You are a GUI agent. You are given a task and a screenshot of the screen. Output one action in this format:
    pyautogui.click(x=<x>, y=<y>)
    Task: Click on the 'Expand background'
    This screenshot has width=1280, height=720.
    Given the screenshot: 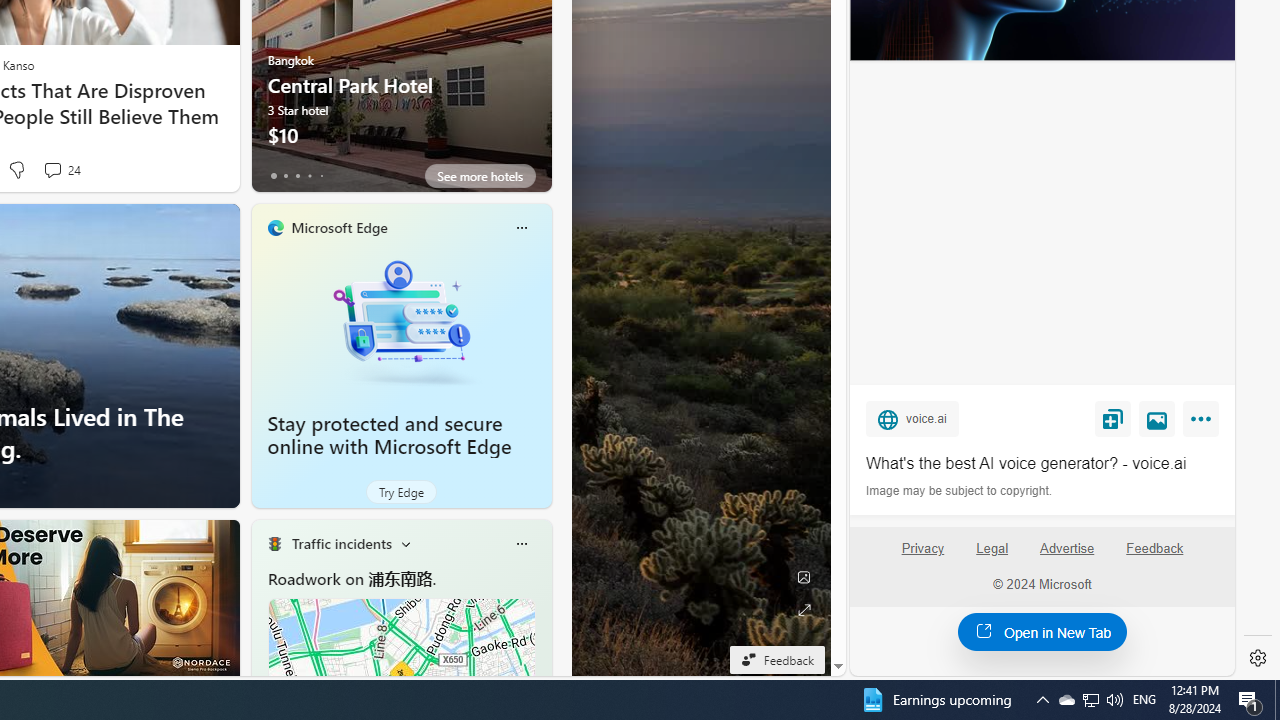 What is the action you would take?
    pyautogui.click(x=803, y=609)
    